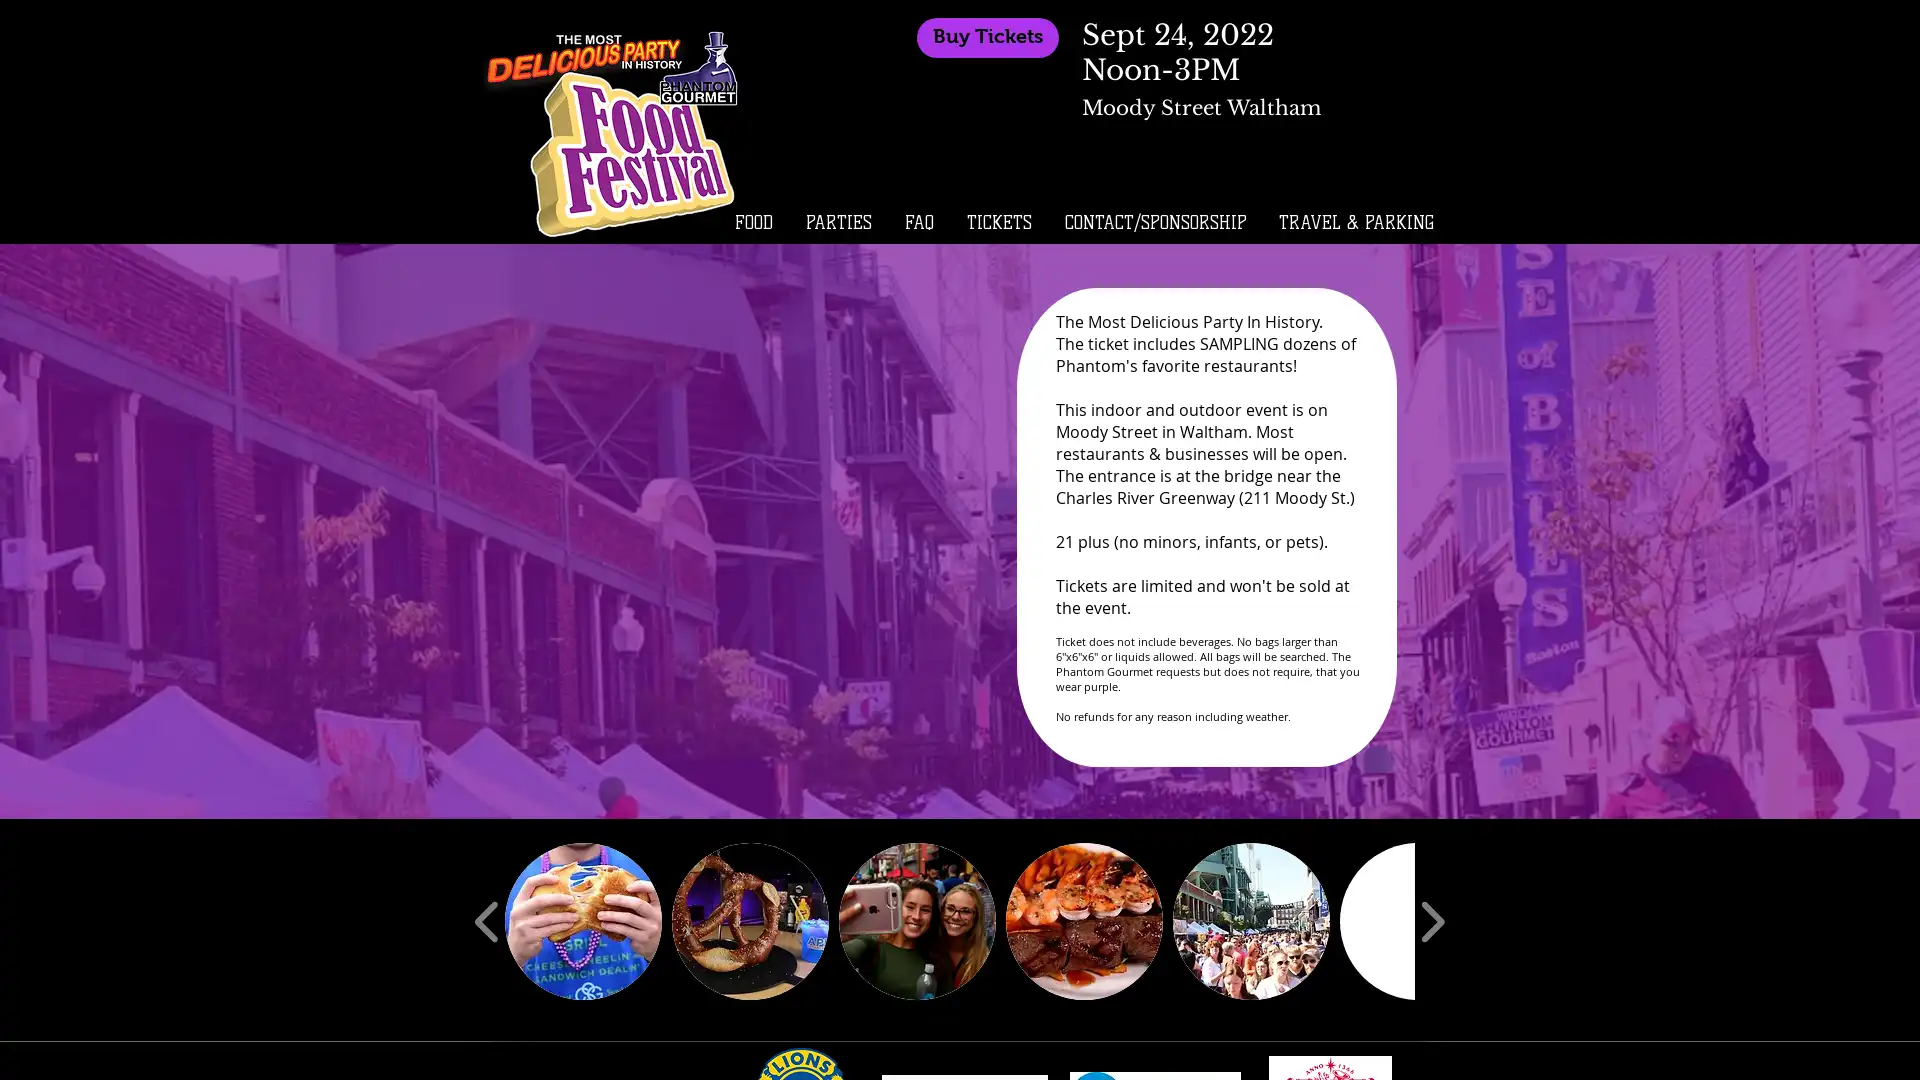 This screenshot has height=1080, width=1920. Describe the element at coordinates (1431, 921) in the screenshot. I see `play forward` at that location.